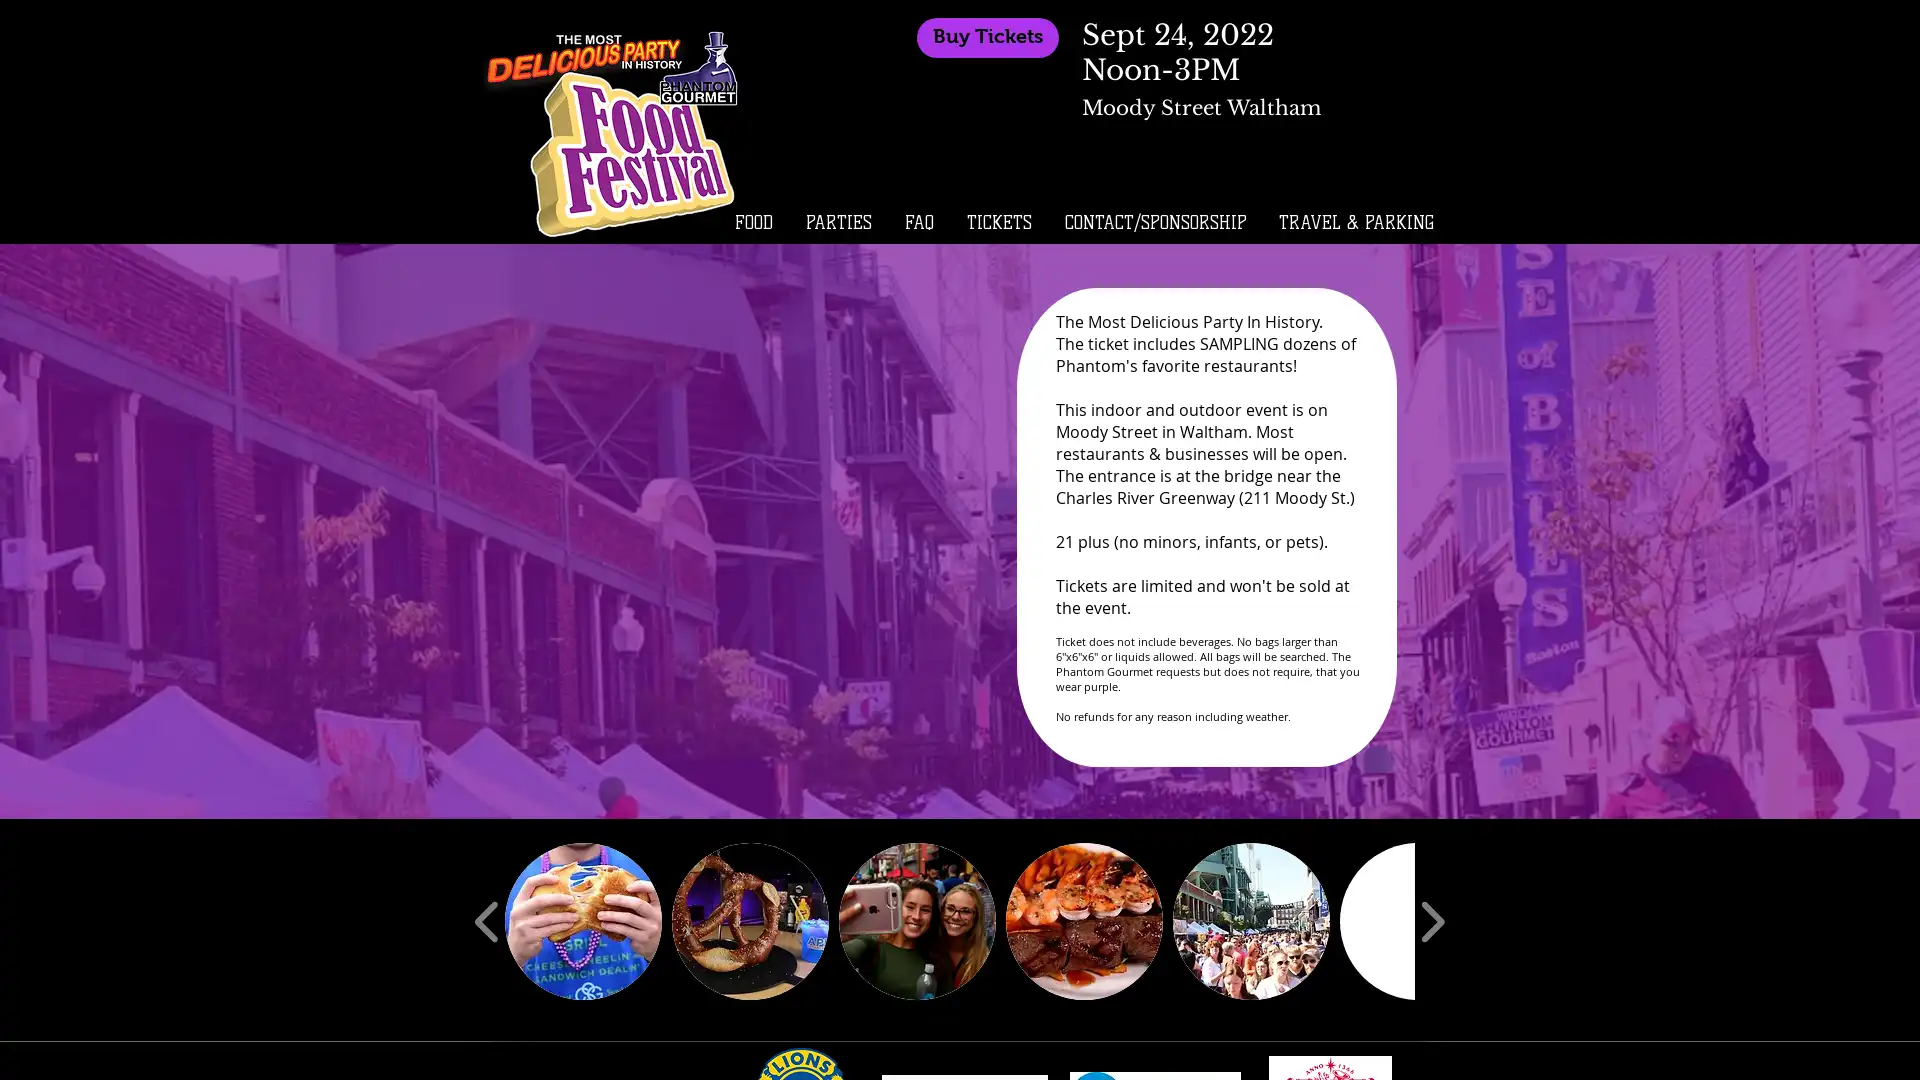 This screenshot has height=1080, width=1920. Describe the element at coordinates (1431, 921) in the screenshot. I see `play forward` at that location.